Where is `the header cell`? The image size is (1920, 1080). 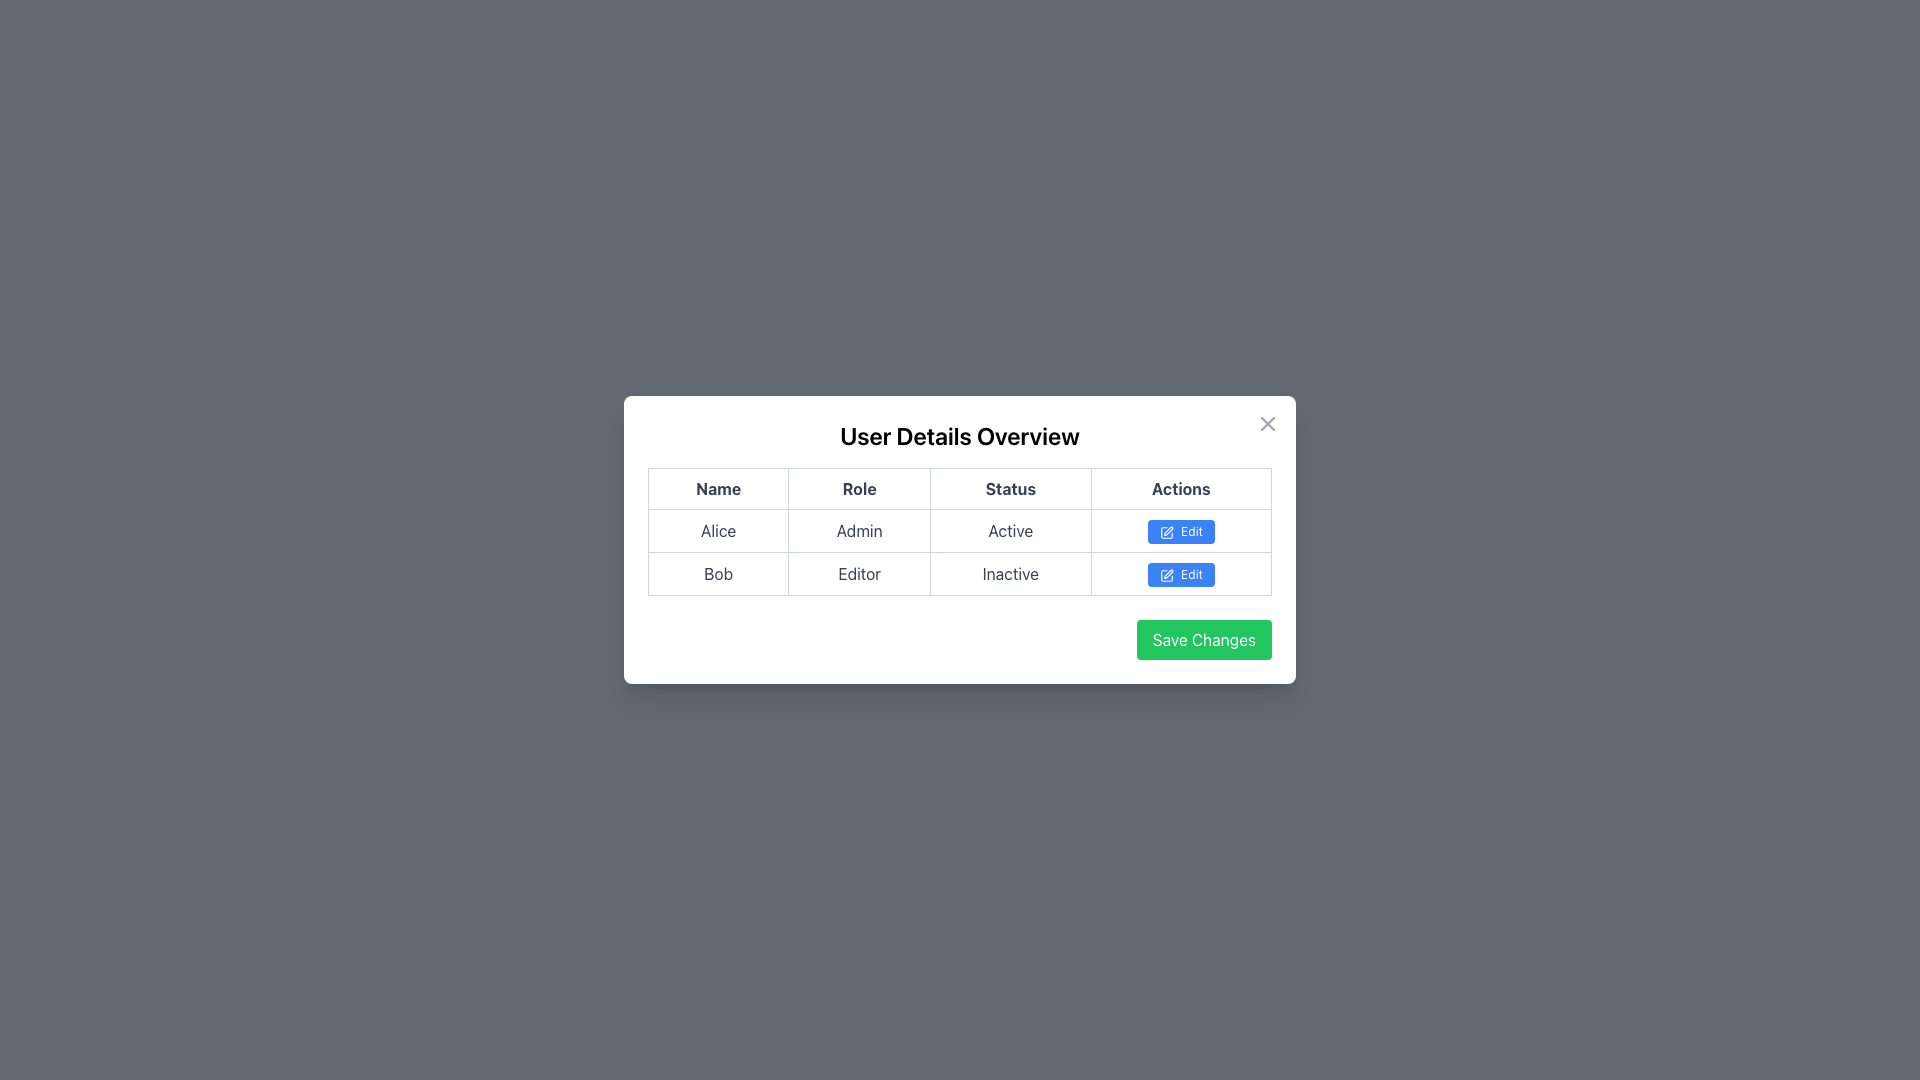 the header cell is located at coordinates (718, 489).